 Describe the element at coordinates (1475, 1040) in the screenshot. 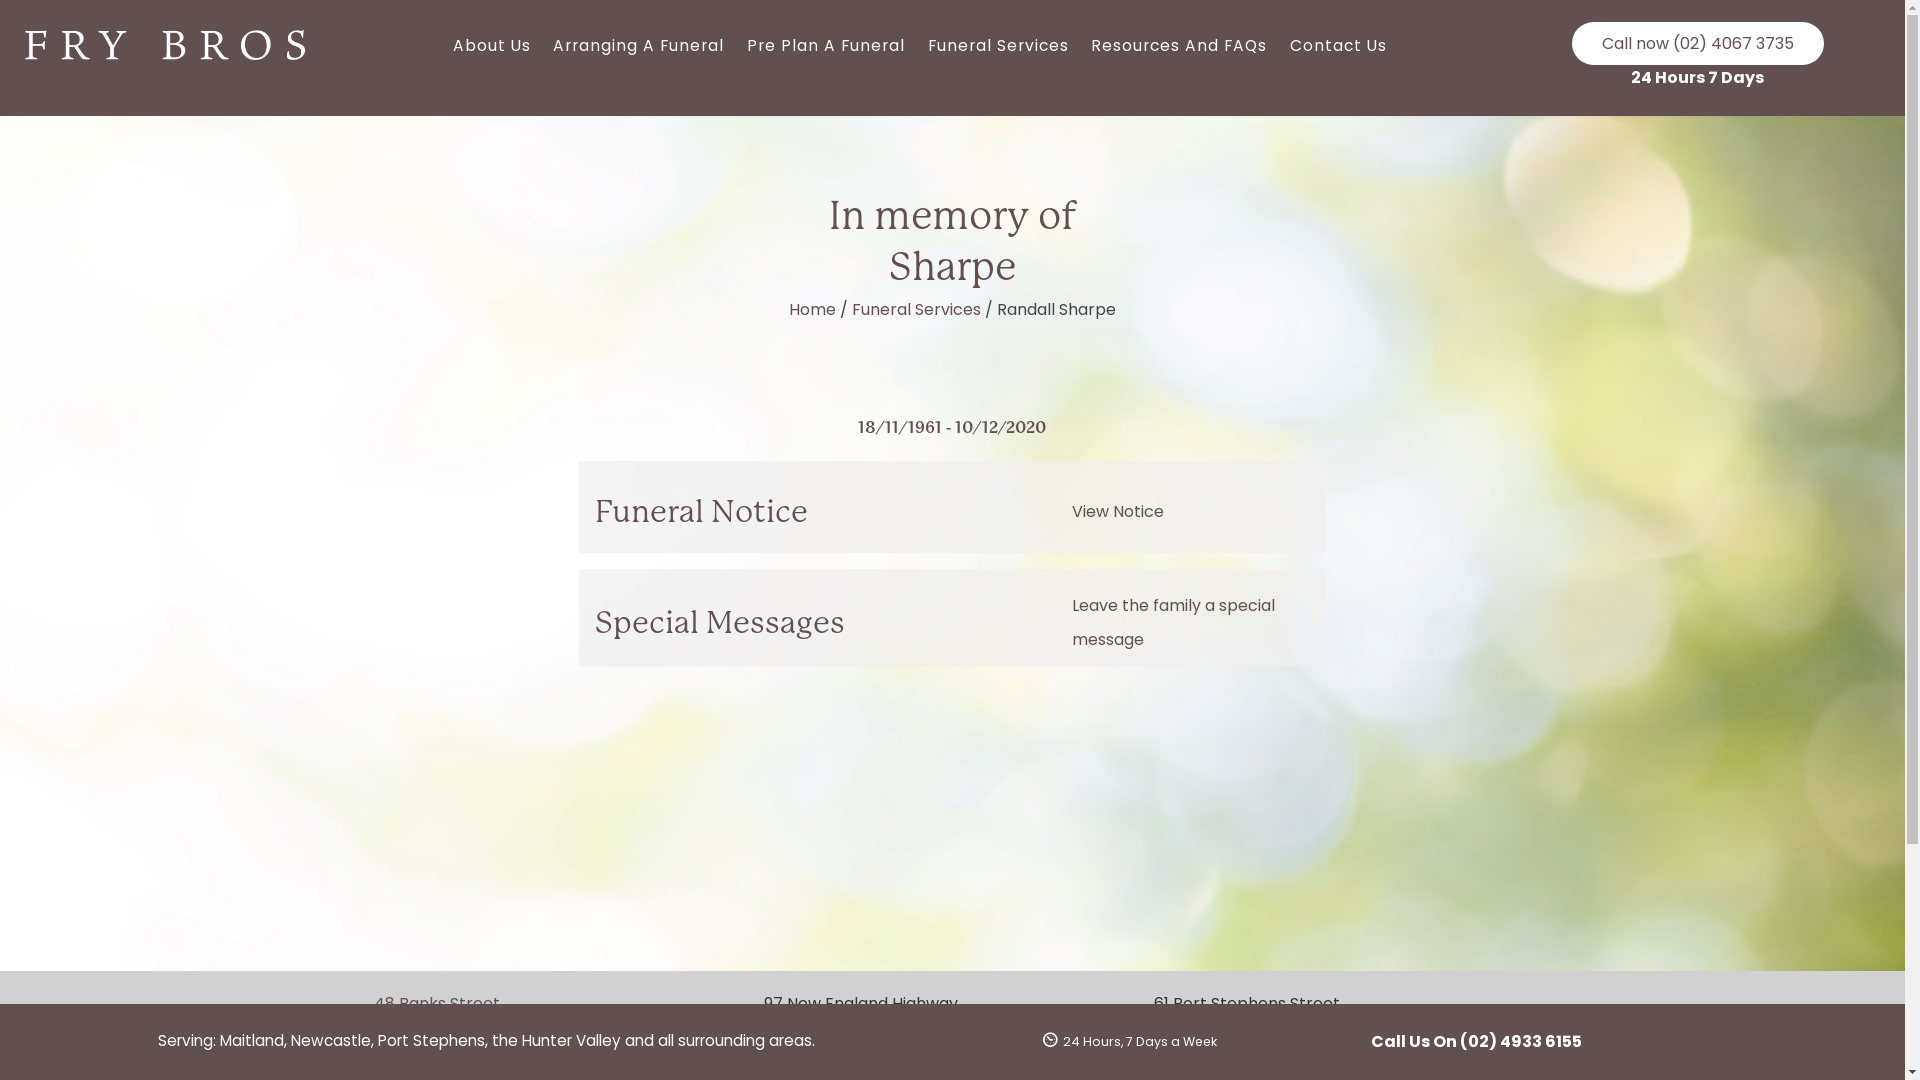

I see `'Call Us On (02) 4933 6155'` at that location.